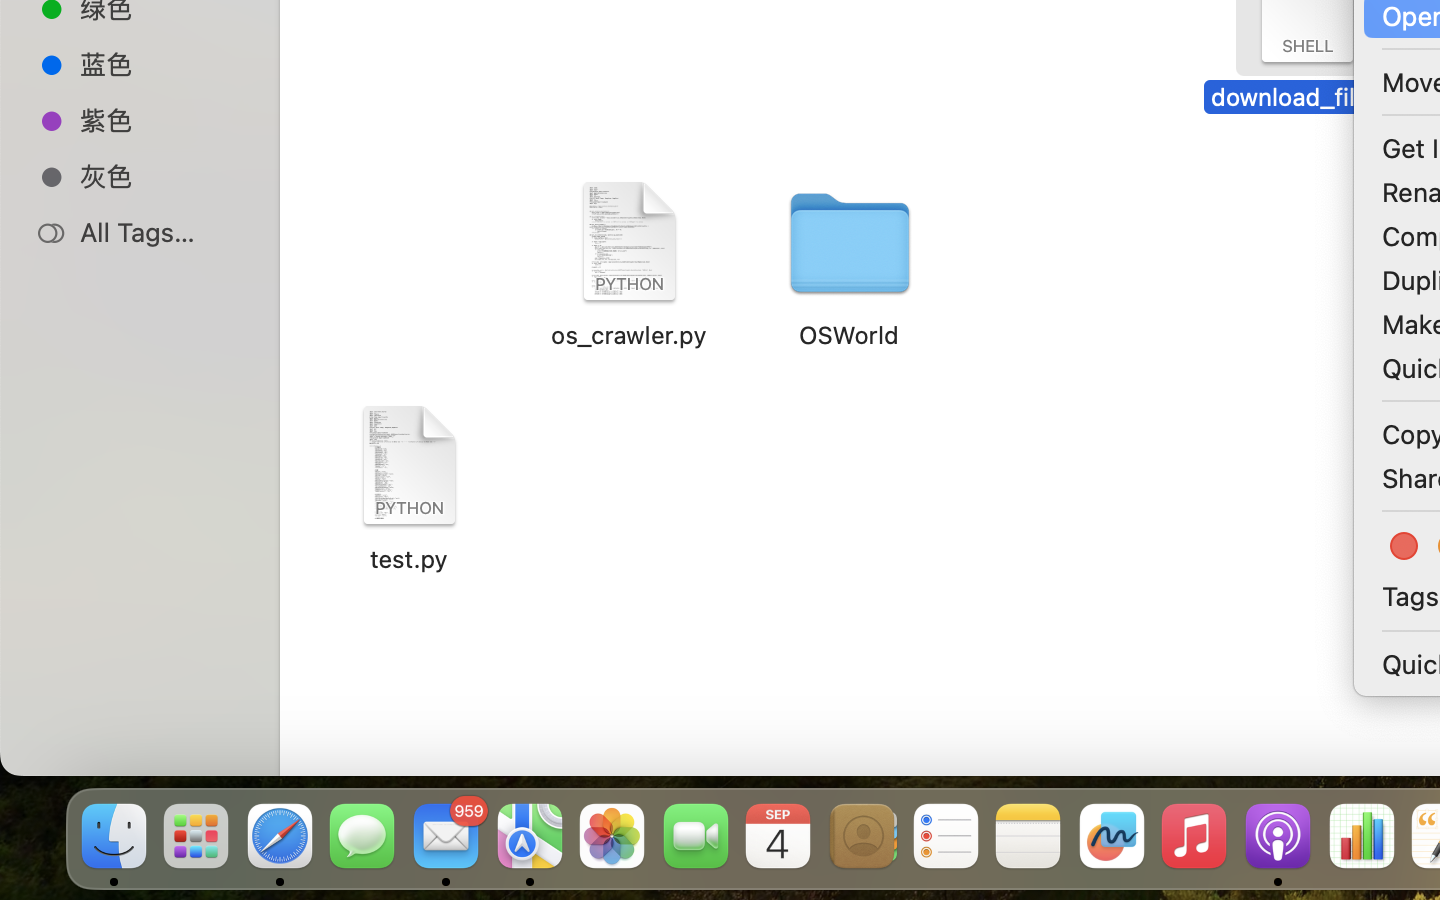 The width and height of the screenshot is (1440, 900). What do you see at coordinates (159, 62) in the screenshot?
I see `'蓝色'` at bounding box center [159, 62].